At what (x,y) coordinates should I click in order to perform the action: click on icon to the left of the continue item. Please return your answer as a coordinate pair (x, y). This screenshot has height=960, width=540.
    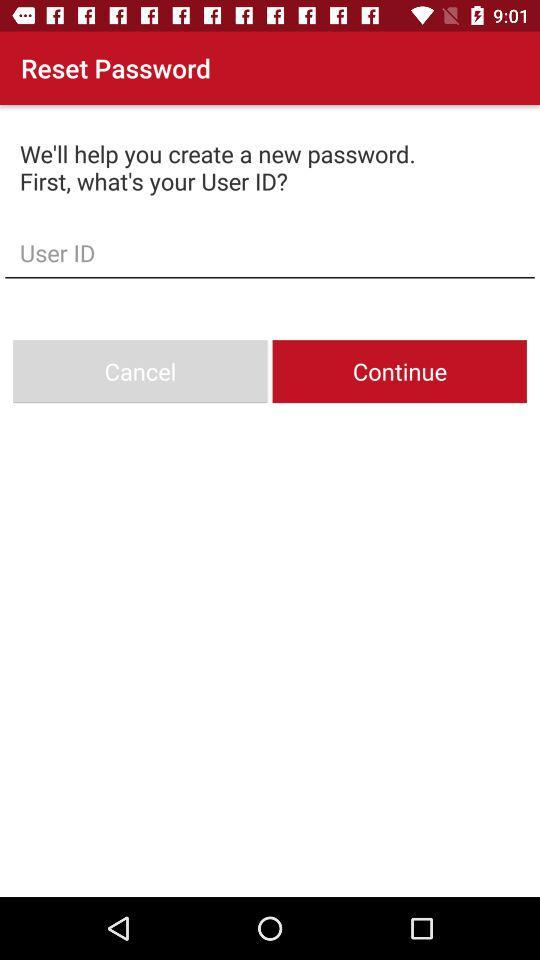
    Looking at the image, I should click on (139, 370).